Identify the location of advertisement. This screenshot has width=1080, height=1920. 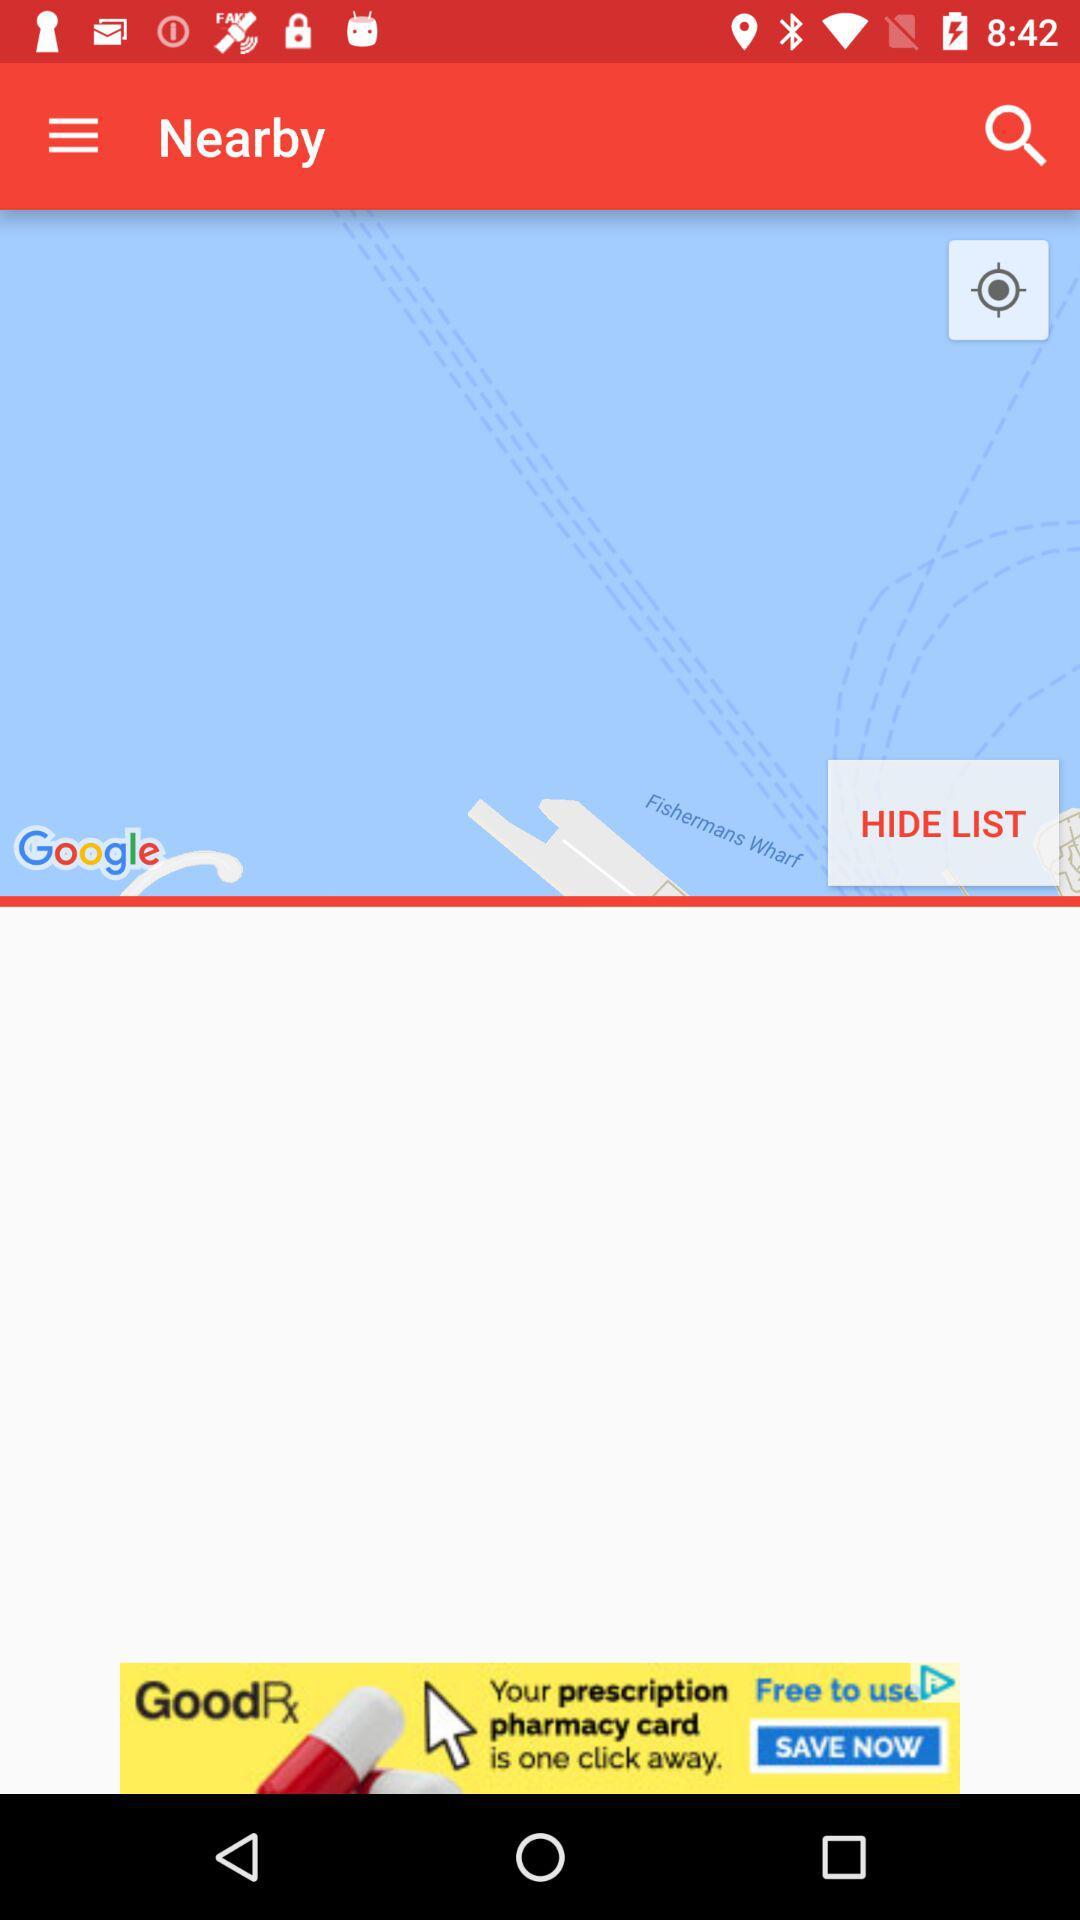
(540, 1727).